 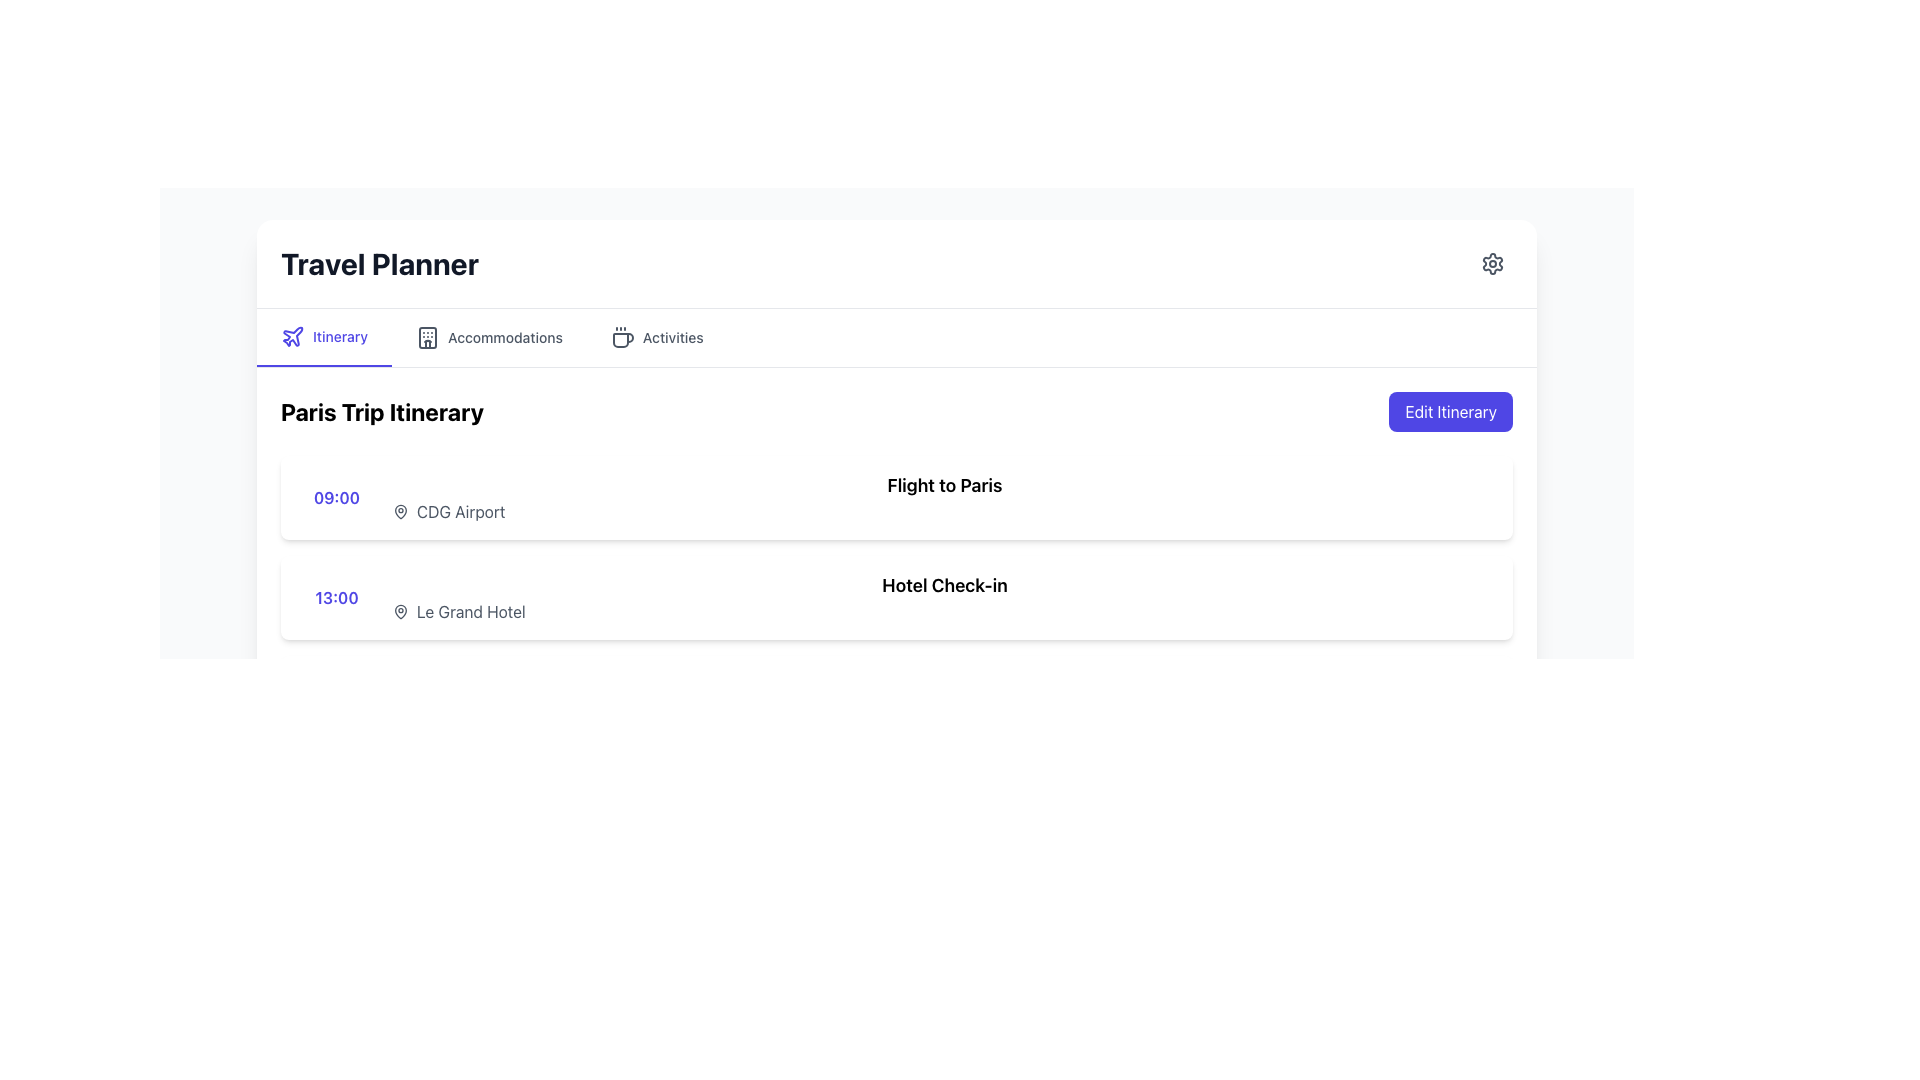 What do you see at coordinates (1492, 262) in the screenshot?
I see `the settings button located on the far-right side of the 'Travel Planner' header bar` at bounding box center [1492, 262].